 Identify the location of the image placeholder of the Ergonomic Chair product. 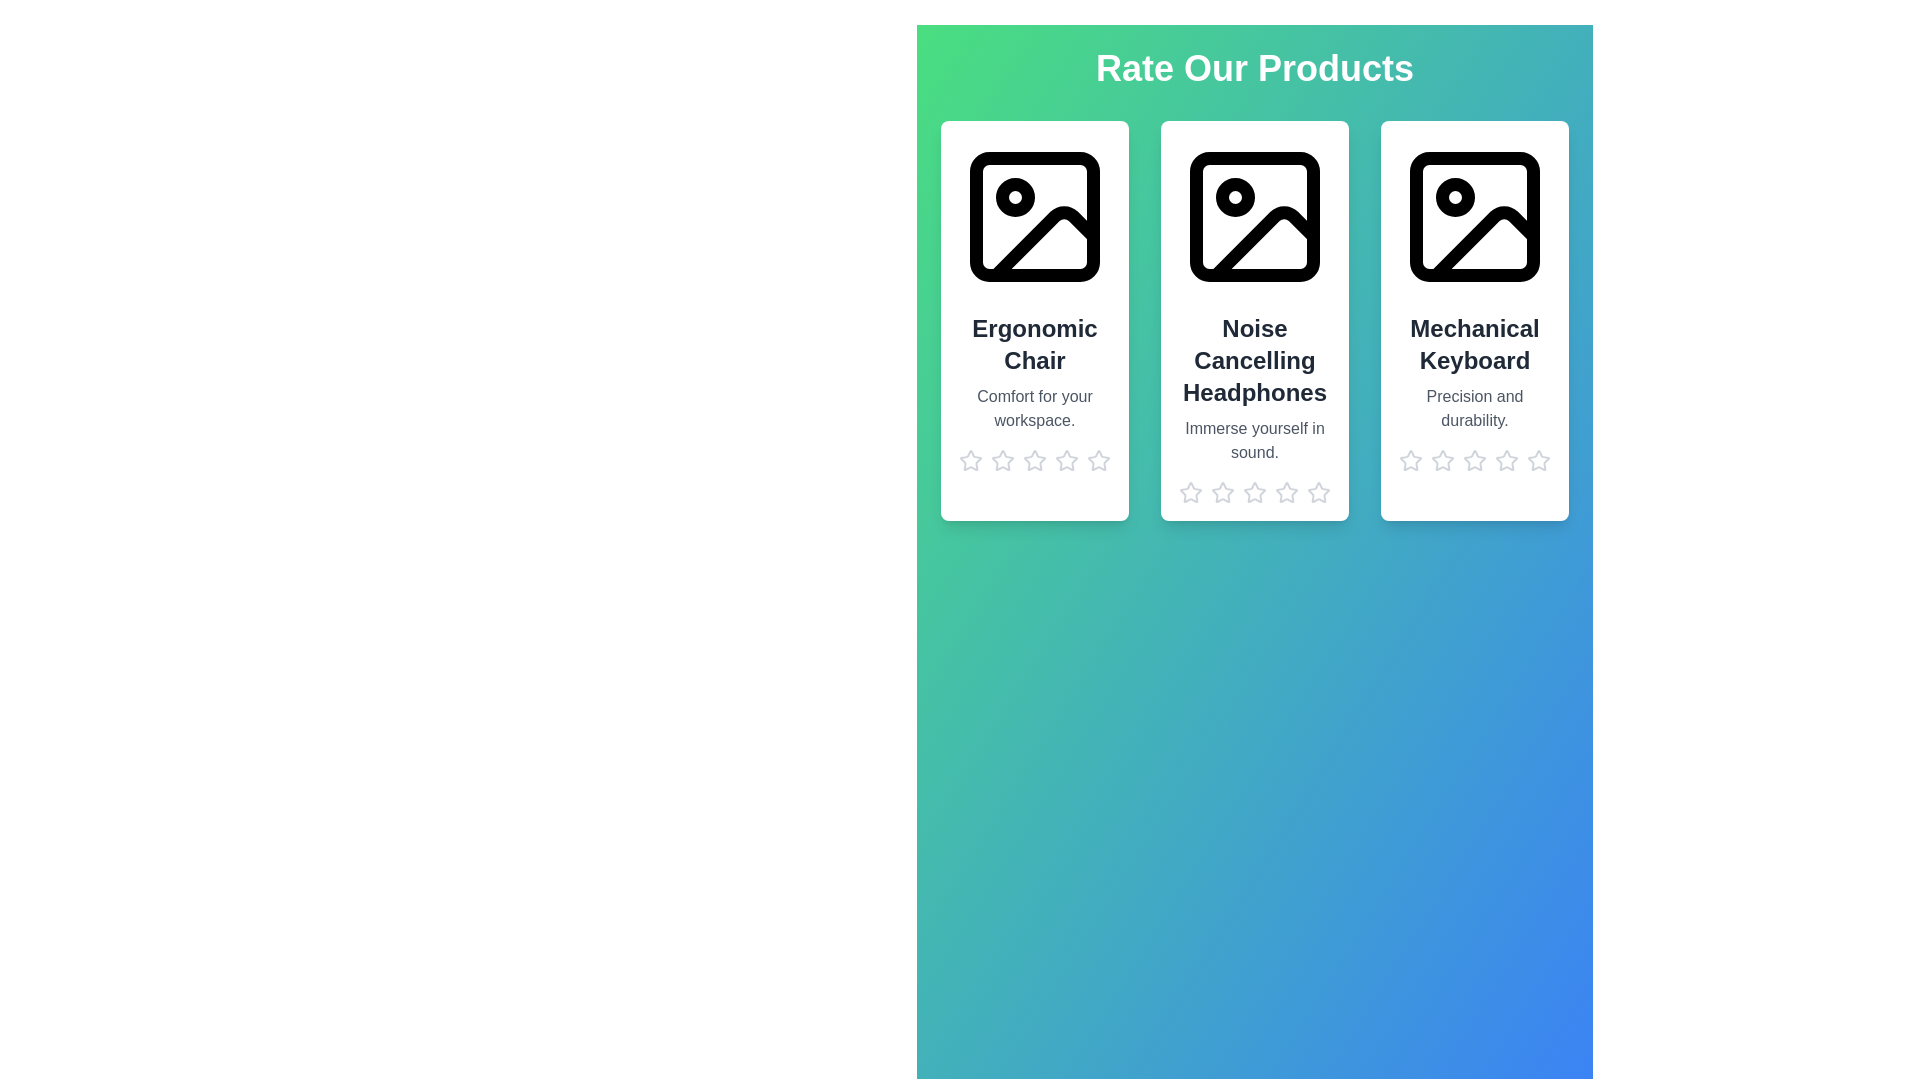
(1035, 216).